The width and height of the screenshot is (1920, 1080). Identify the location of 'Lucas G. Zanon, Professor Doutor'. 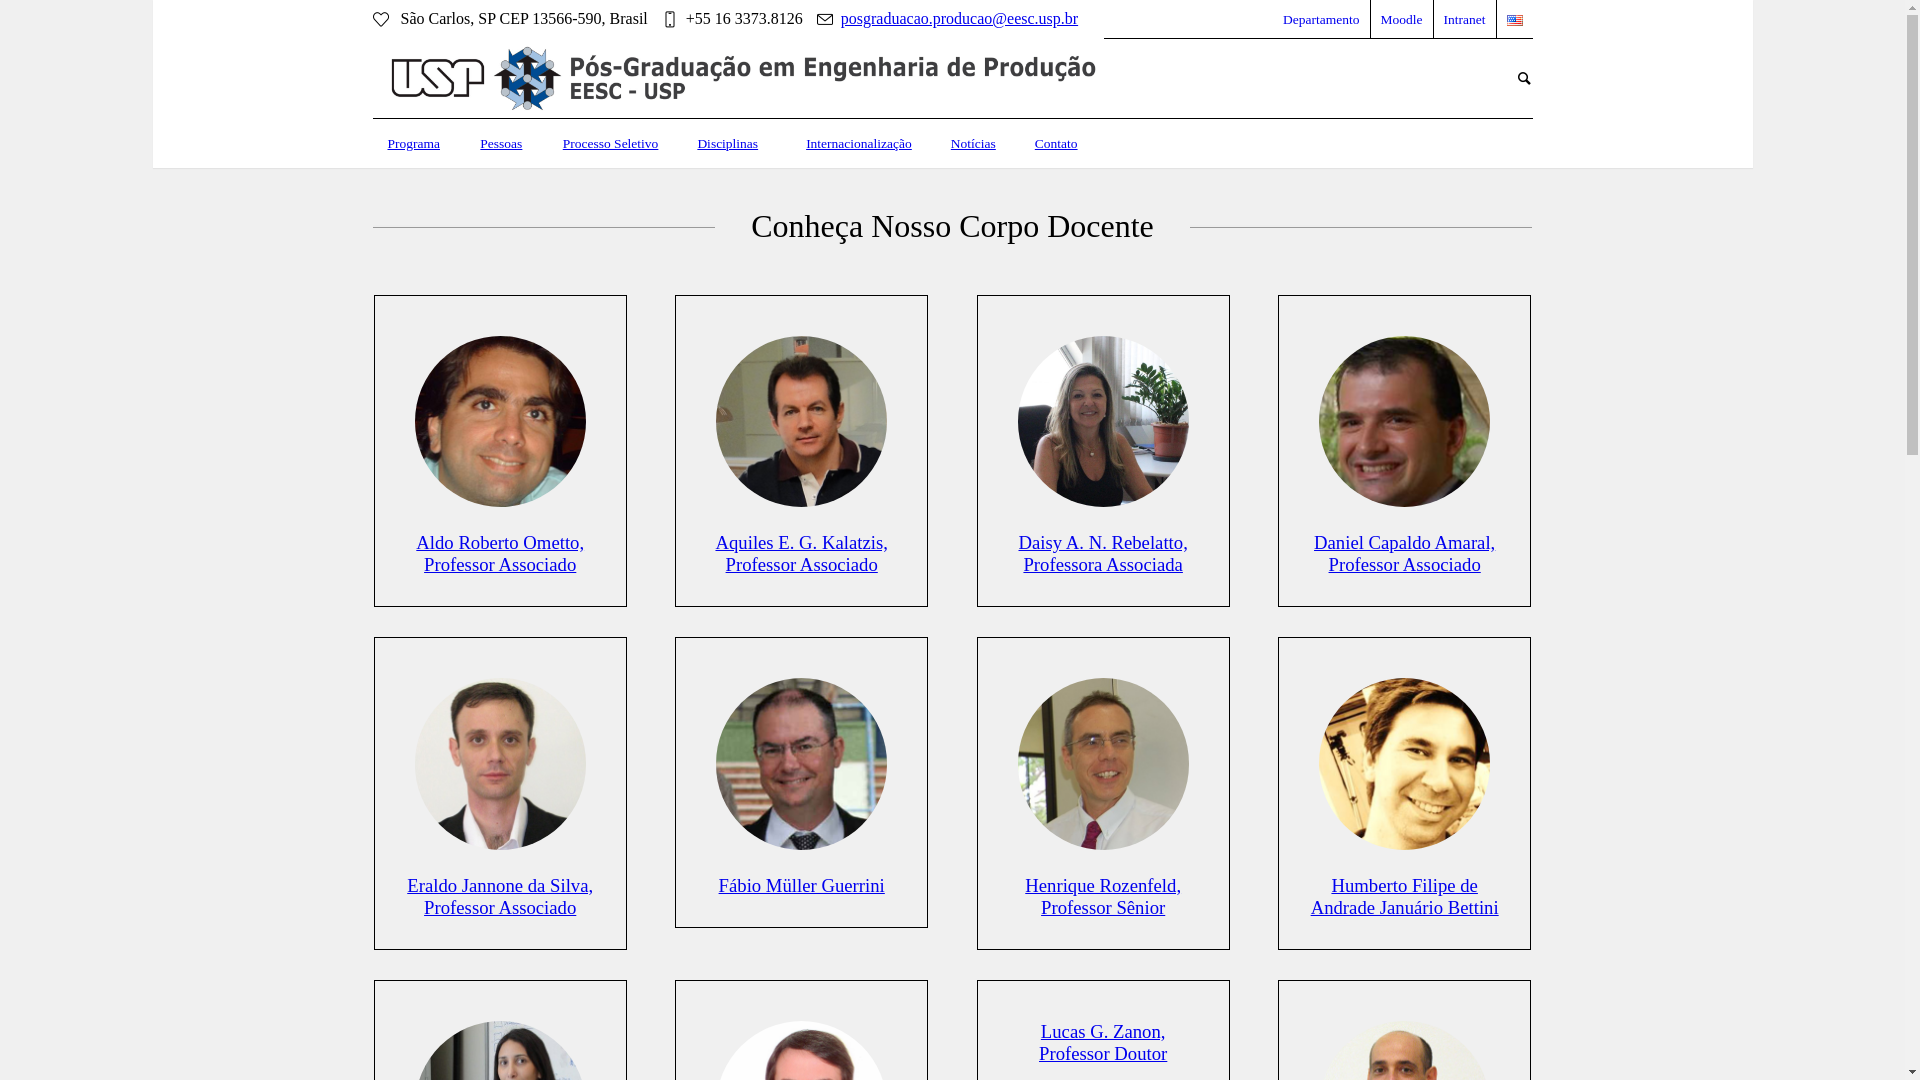
(1038, 1041).